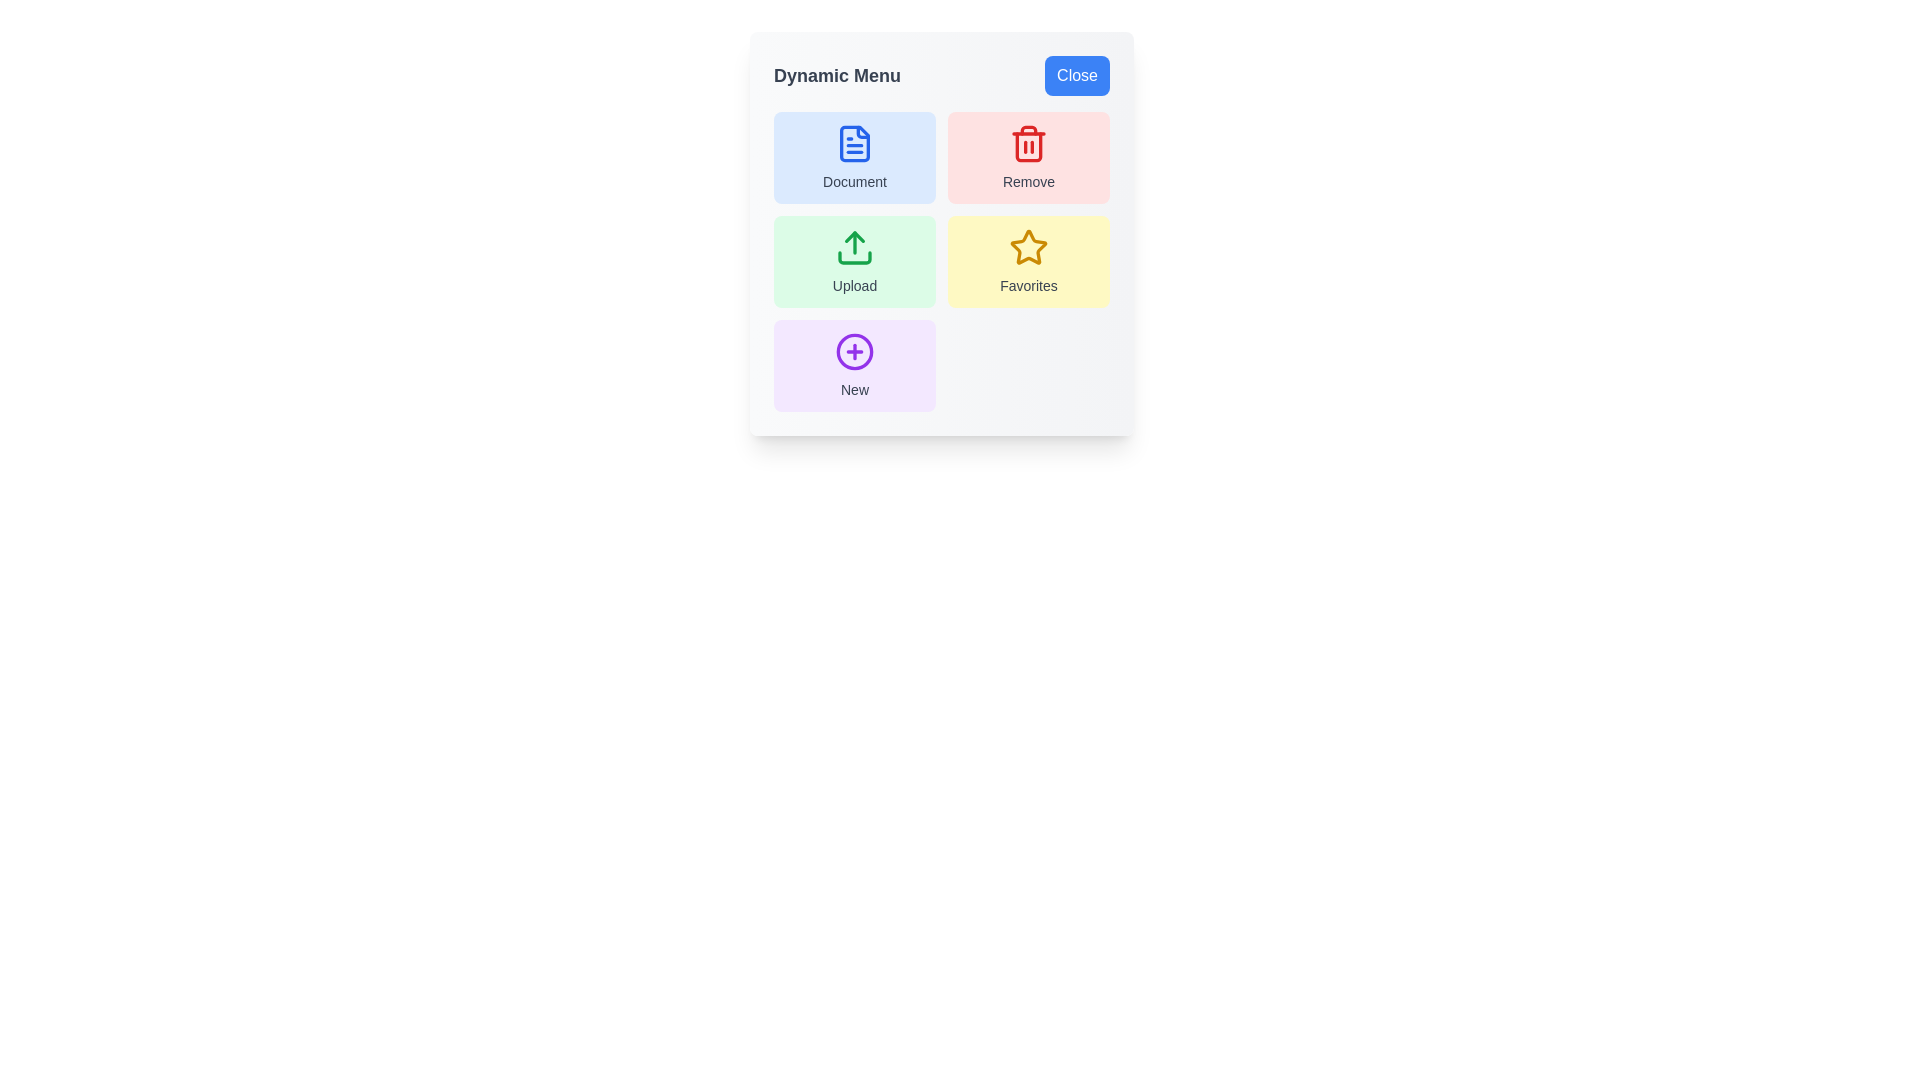  I want to click on the static text label displaying 'Favorites', which is styled in small gray text and located below a yellow star icon within a yellowish button background in the bottom-right corner of the button grid, so click(1028, 285).